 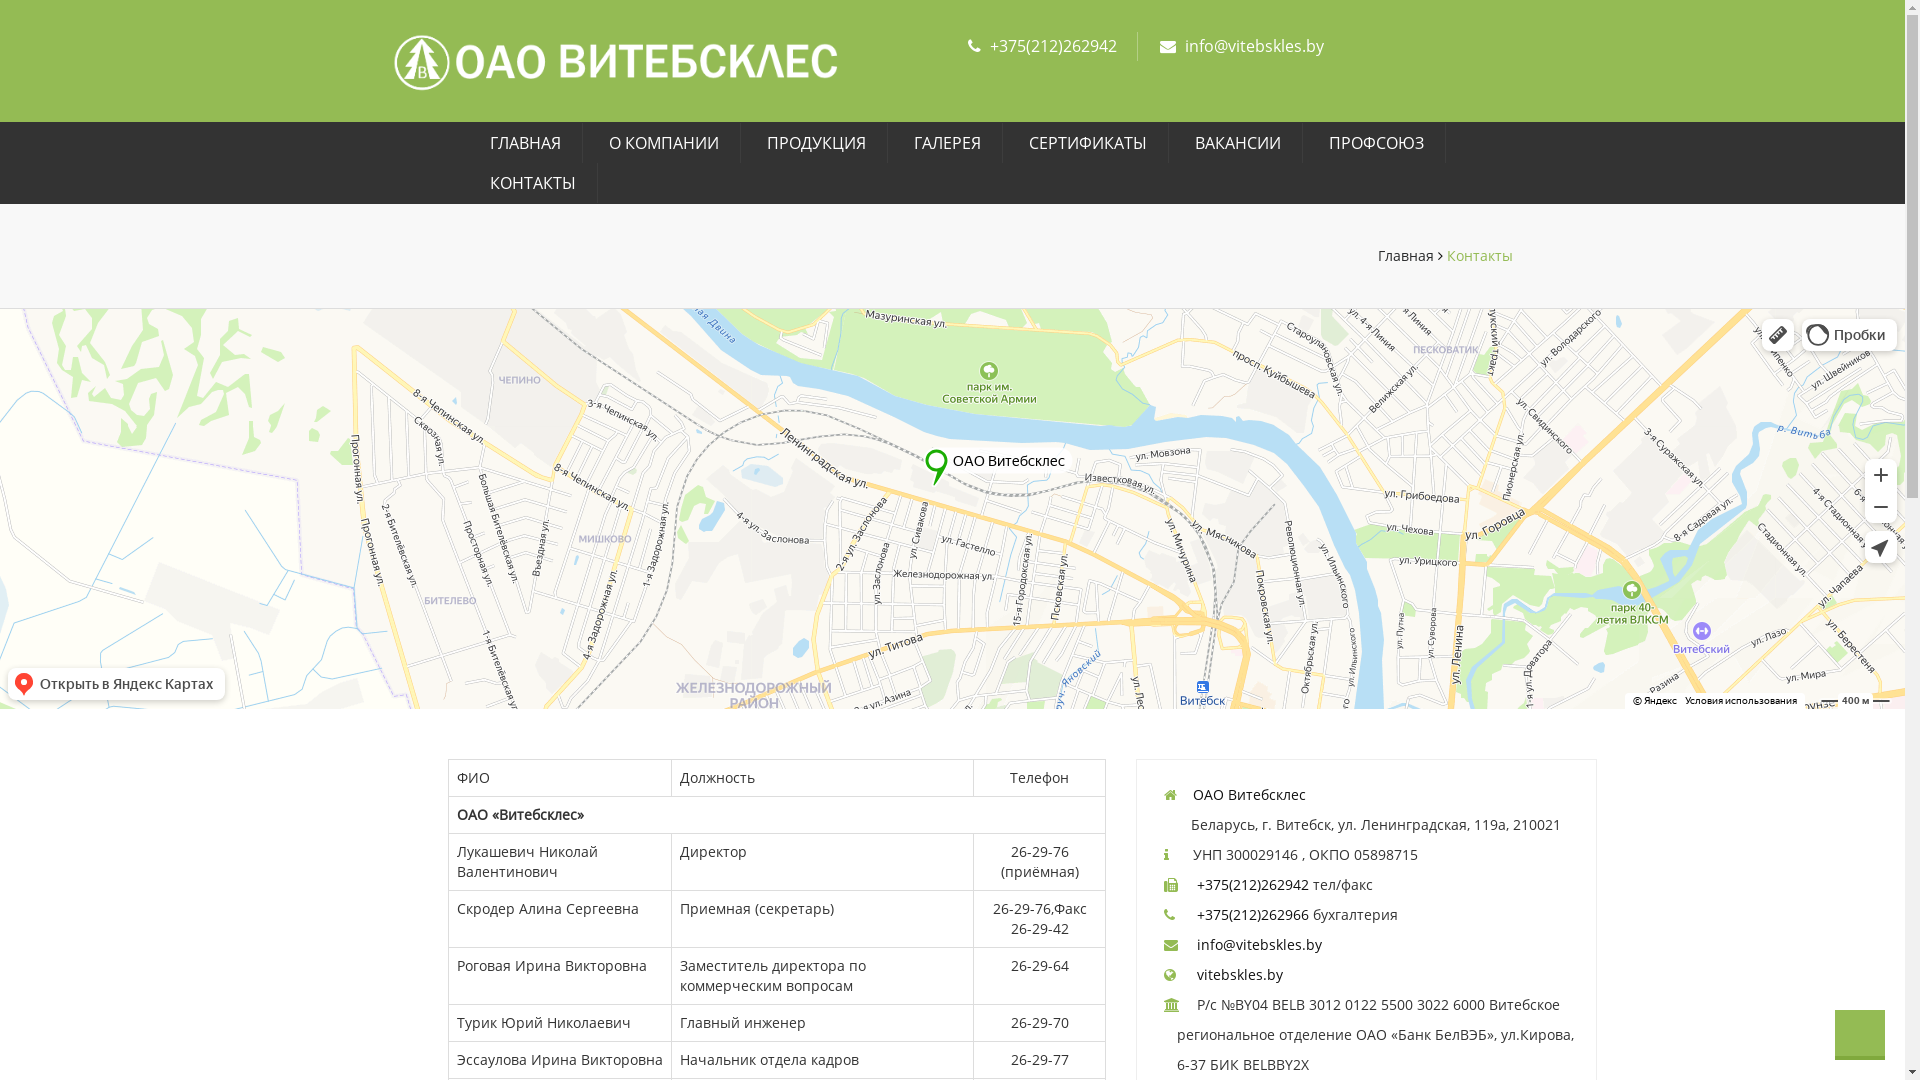 What do you see at coordinates (1251, 914) in the screenshot?
I see `'+375(212)262966'` at bounding box center [1251, 914].